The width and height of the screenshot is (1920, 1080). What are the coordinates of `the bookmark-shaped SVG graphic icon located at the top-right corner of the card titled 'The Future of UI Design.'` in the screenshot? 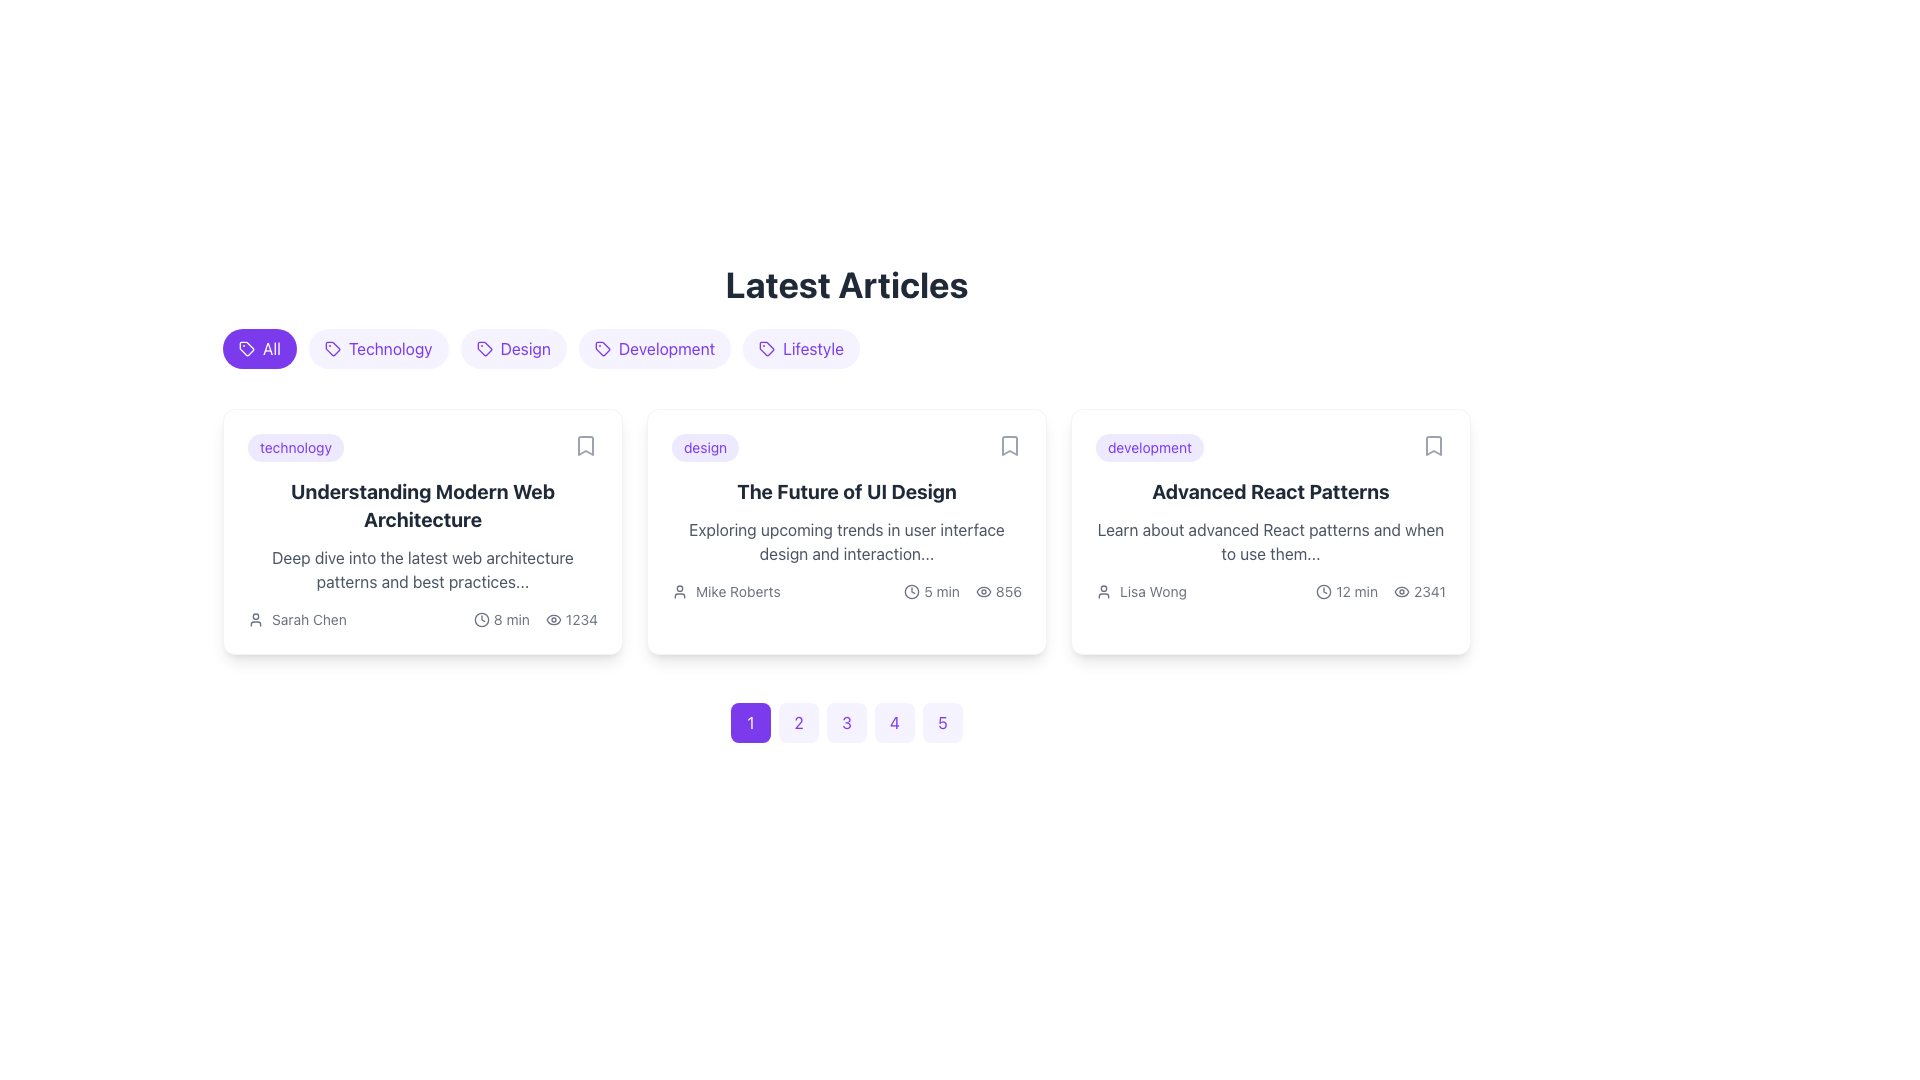 It's located at (1009, 445).